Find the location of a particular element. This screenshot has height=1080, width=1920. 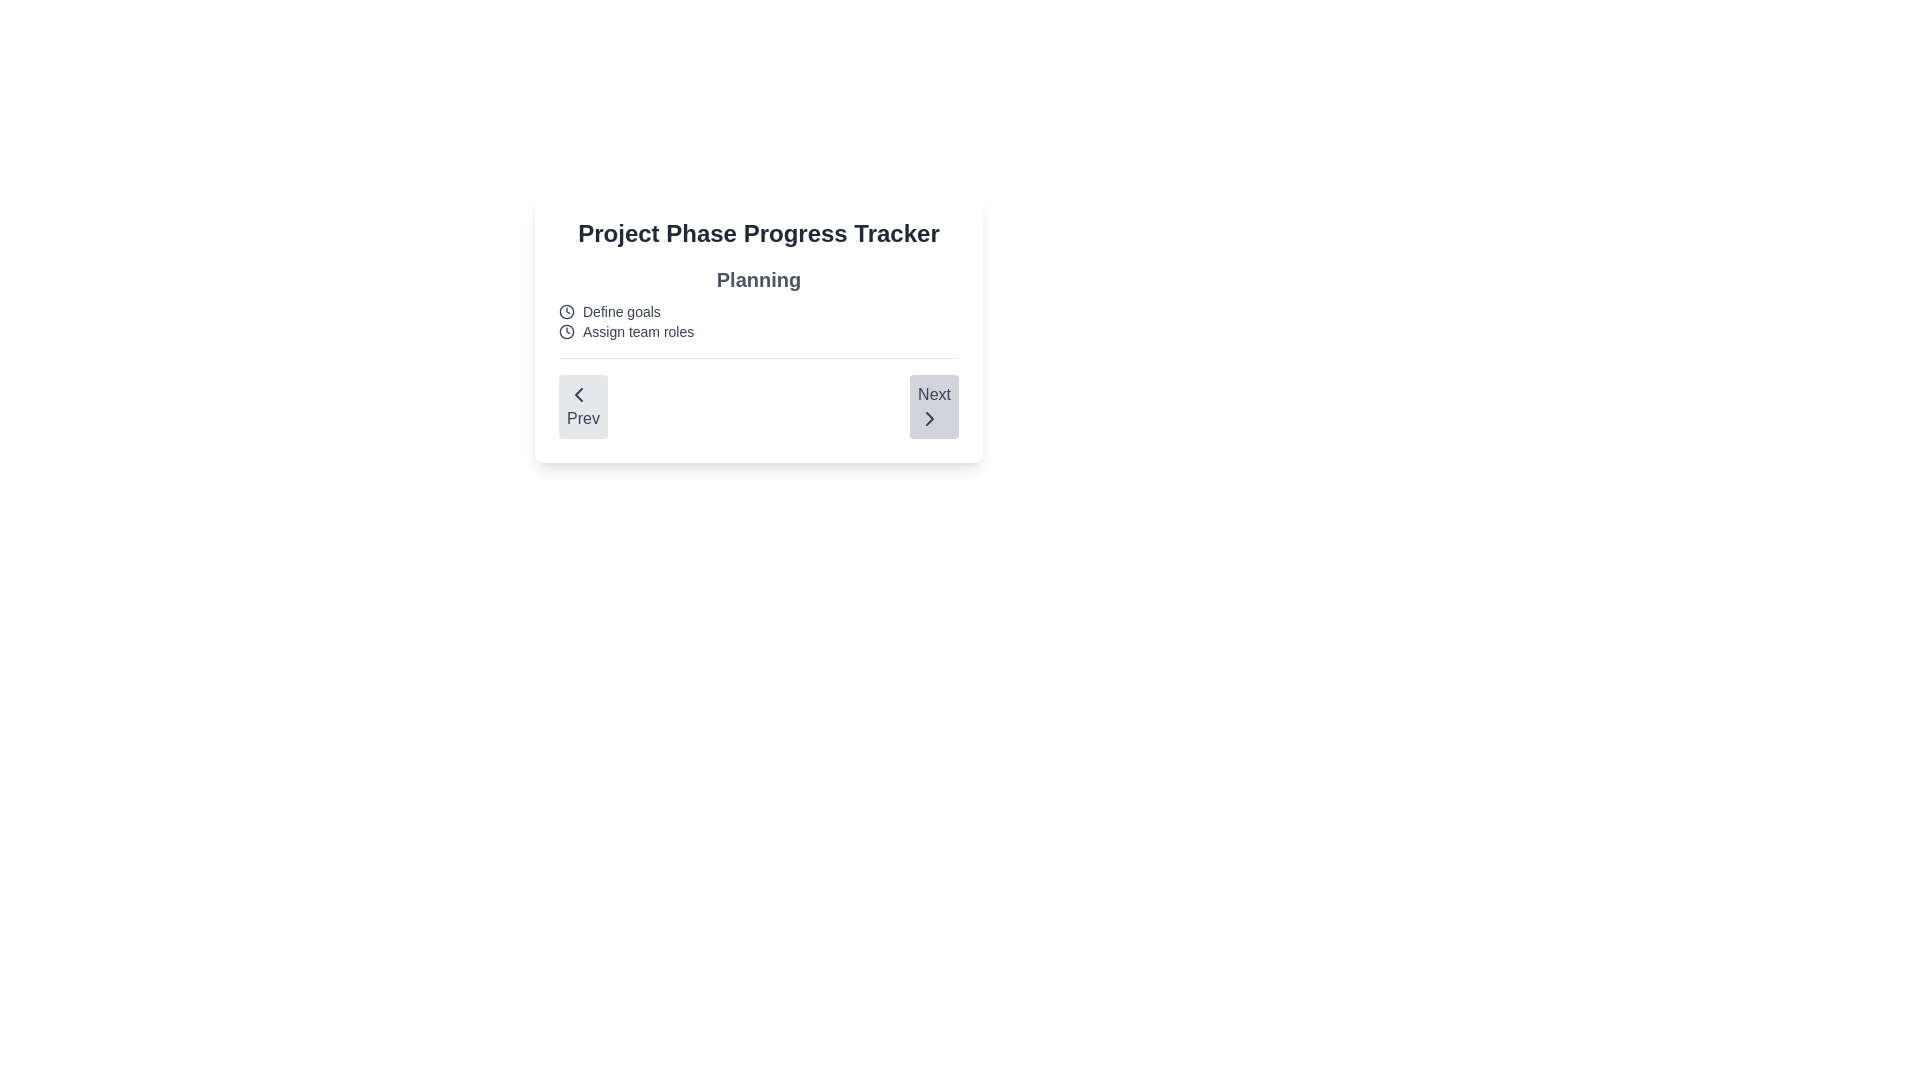

'Prev' button to navigate to the previous phase is located at coordinates (581, 406).